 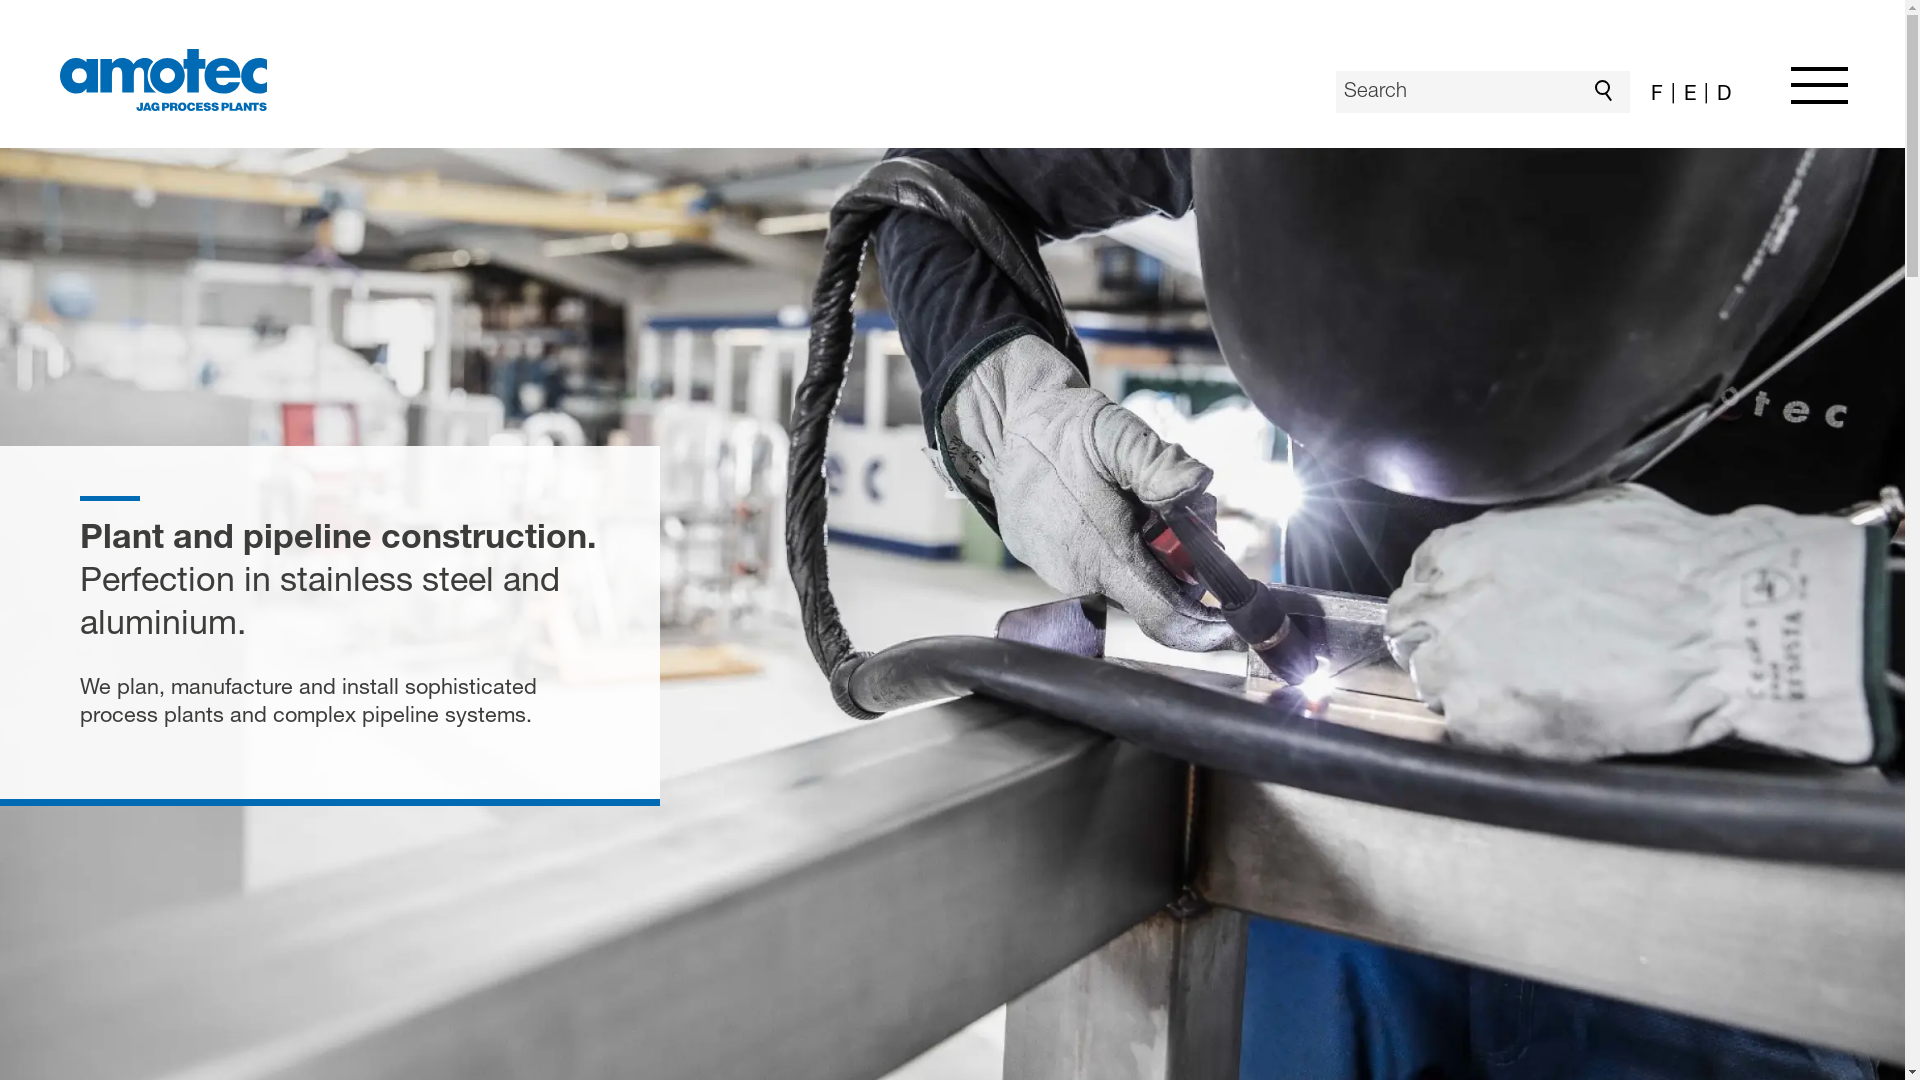 What do you see at coordinates (163, 79) in the screenshot?
I see `'Zur Startseite'` at bounding box center [163, 79].